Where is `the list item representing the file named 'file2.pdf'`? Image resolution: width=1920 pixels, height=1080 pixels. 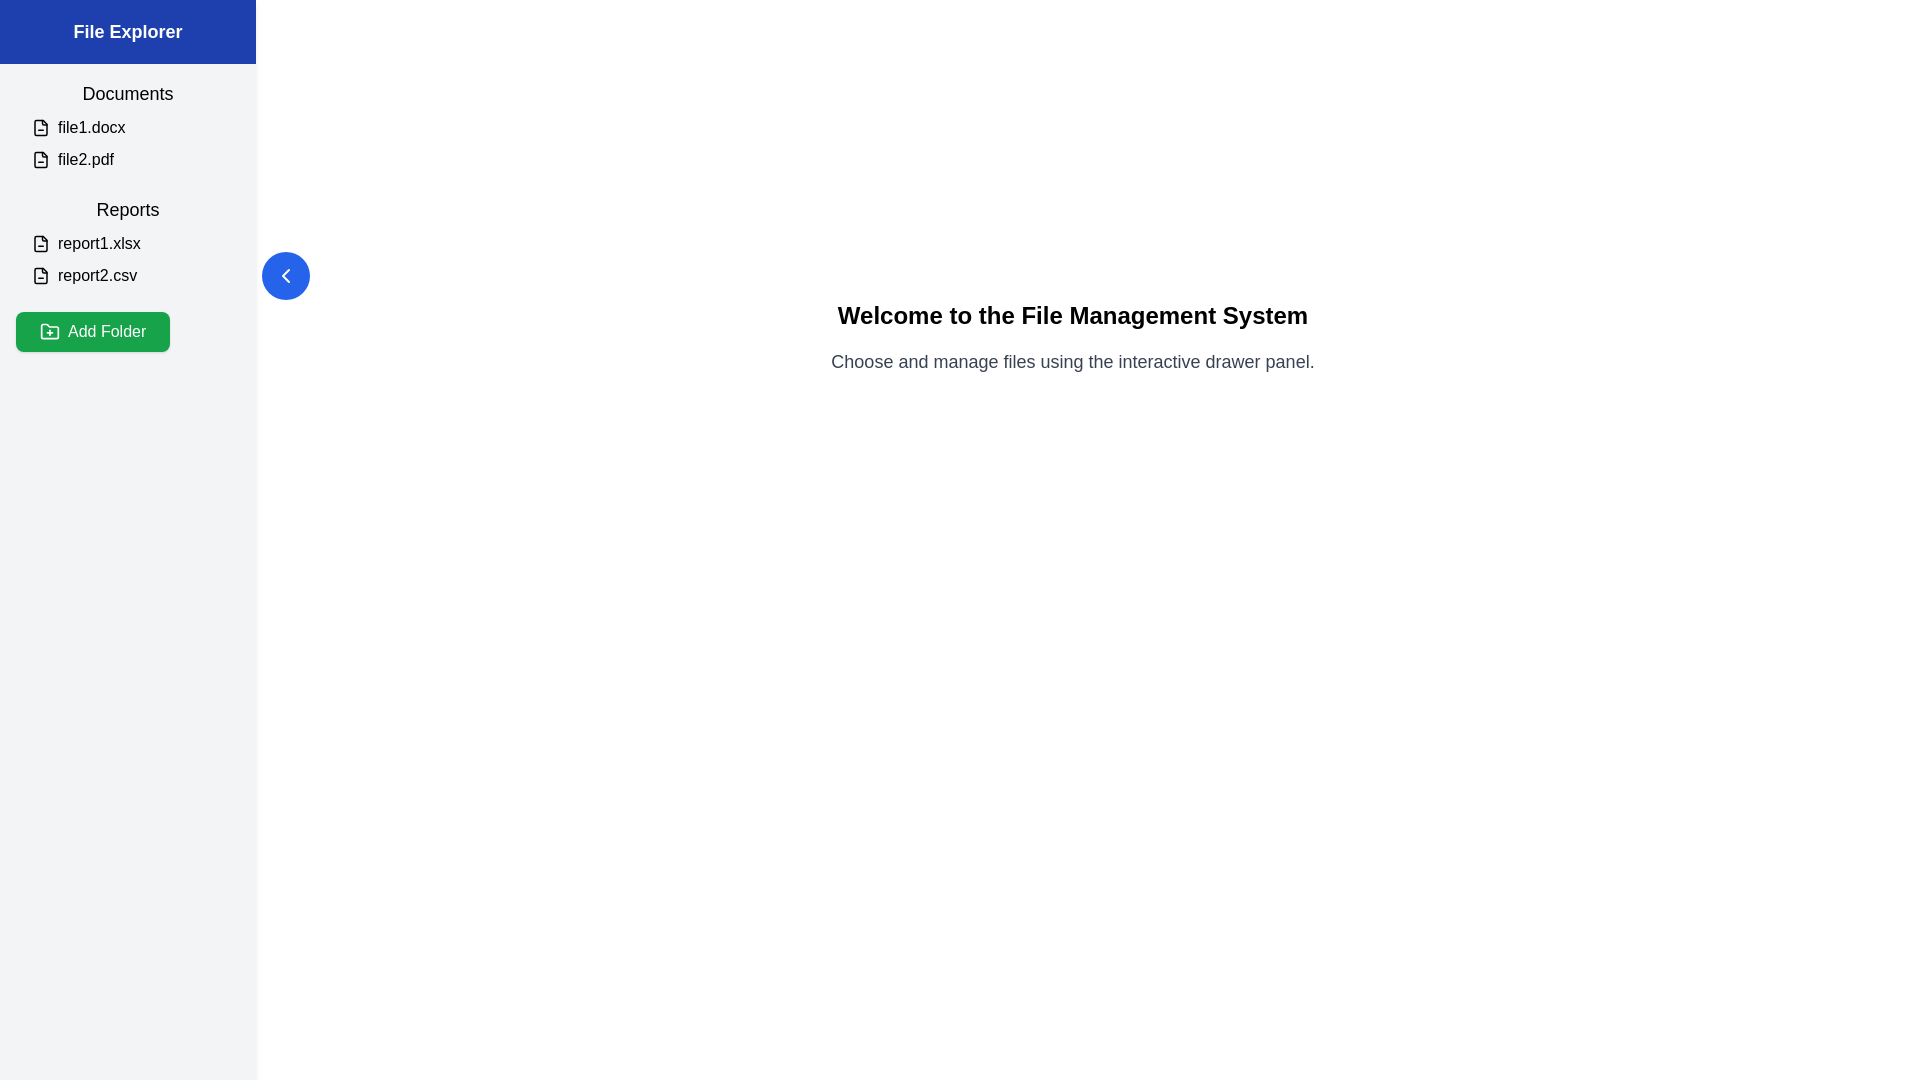
the list item representing the file named 'file2.pdf' is located at coordinates (134, 158).